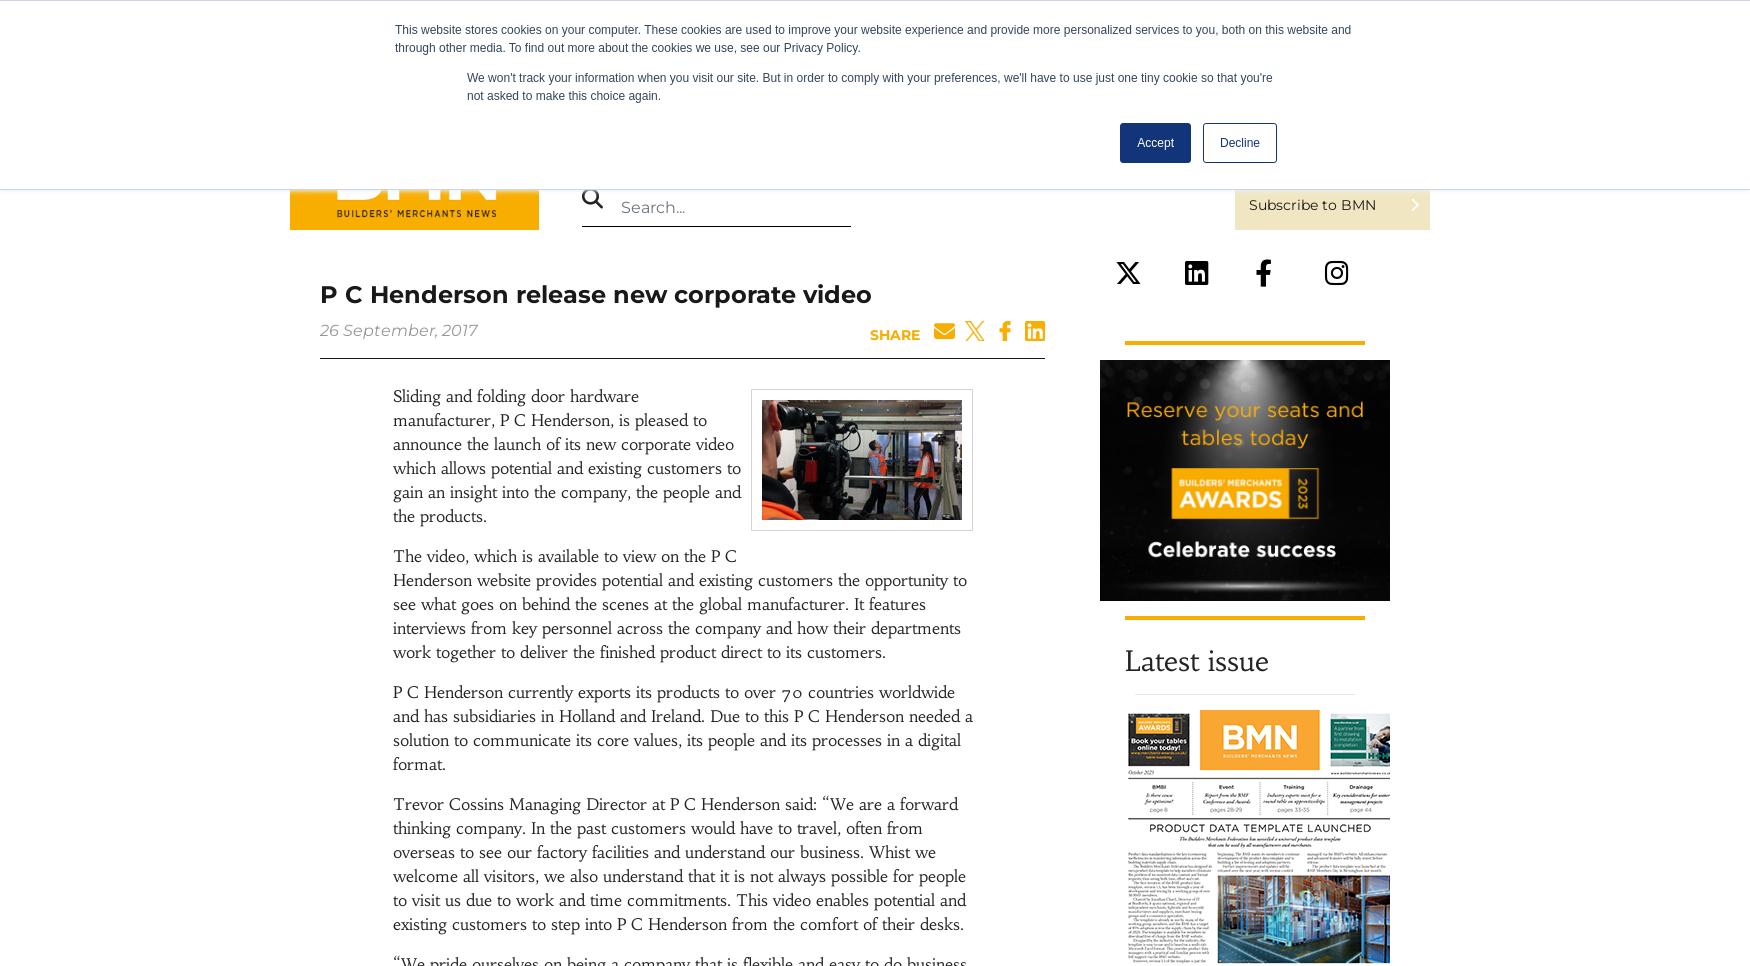  Describe the element at coordinates (397, 330) in the screenshot. I see `'26 September, 2017'` at that location.